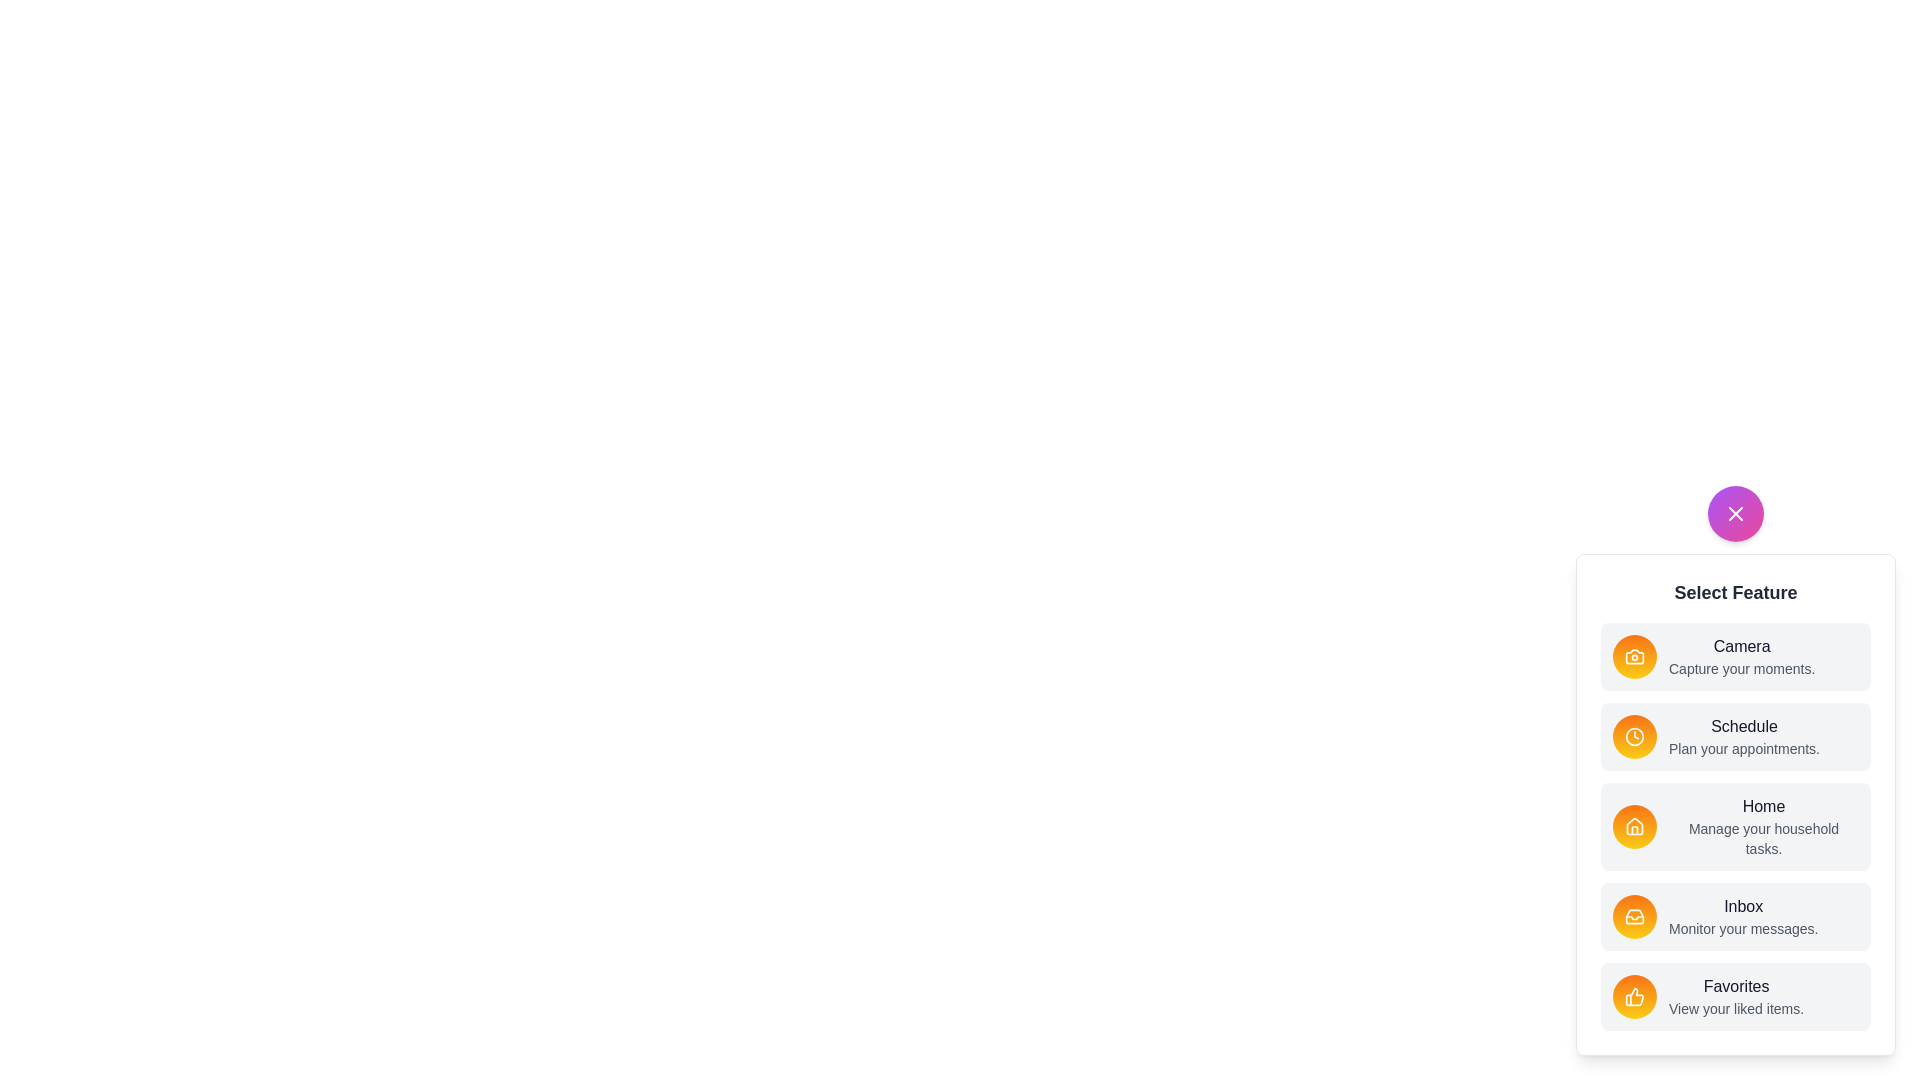  Describe the element at coordinates (1735, 917) in the screenshot. I see `the feature item labeled Inbox to select it` at that location.